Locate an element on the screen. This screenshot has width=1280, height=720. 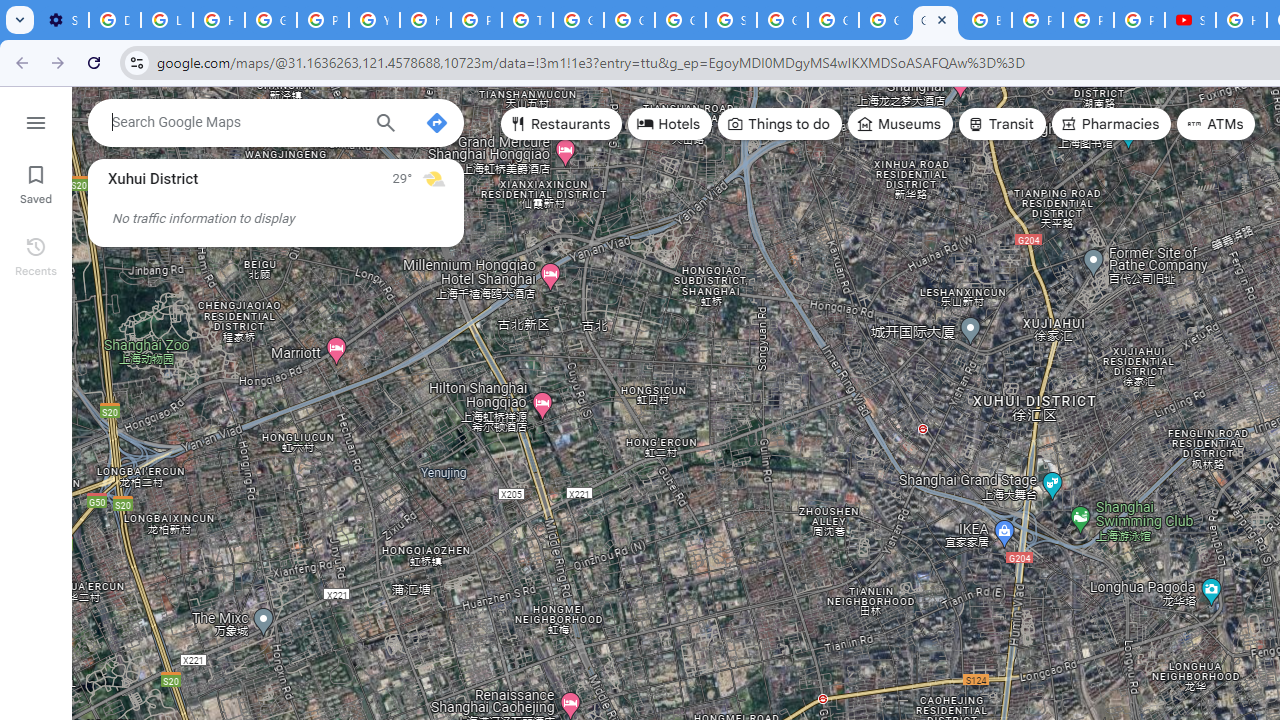
'Delete photos & videos - Computer - Google Photos Help' is located at coordinates (113, 20).